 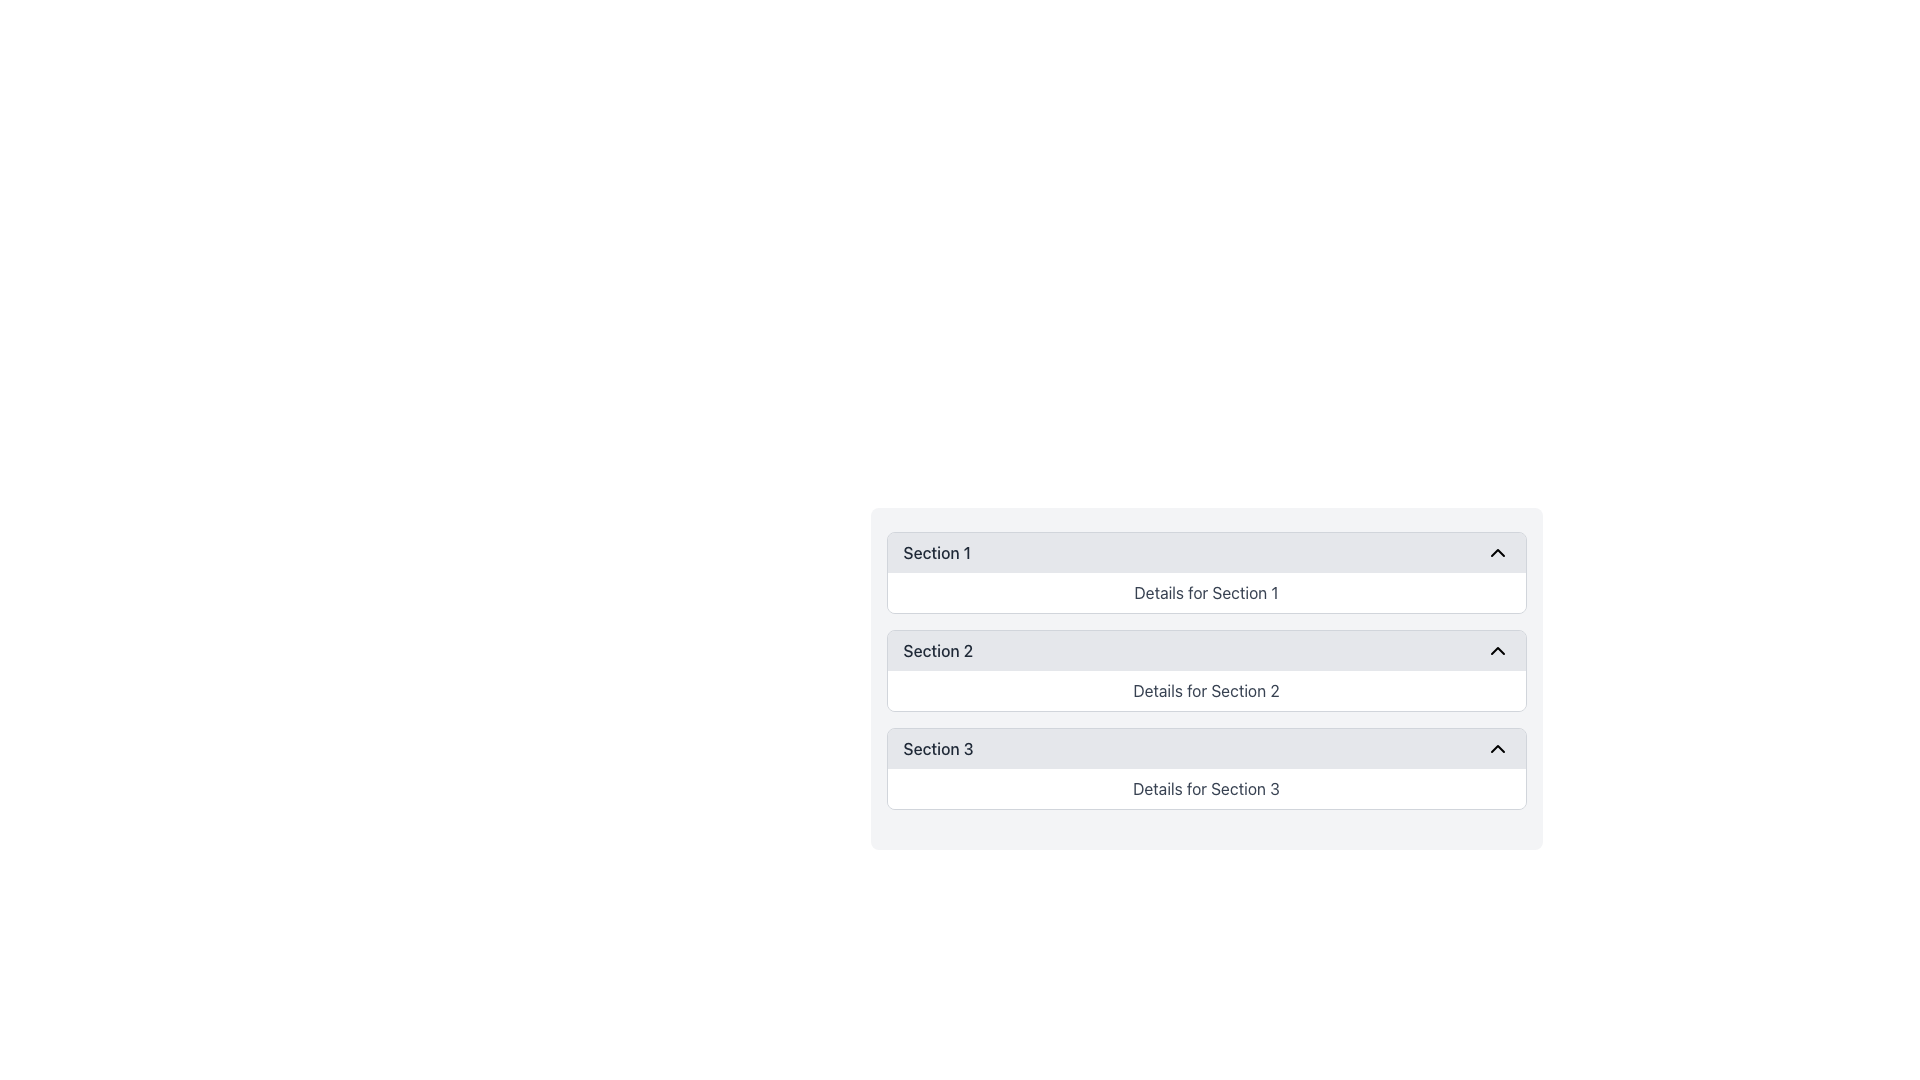 I want to click on the static text element displaying 'Details for Section 3', which is located below the 'Section 3' header in an expandable content panel, so click(x=1205, y=788).